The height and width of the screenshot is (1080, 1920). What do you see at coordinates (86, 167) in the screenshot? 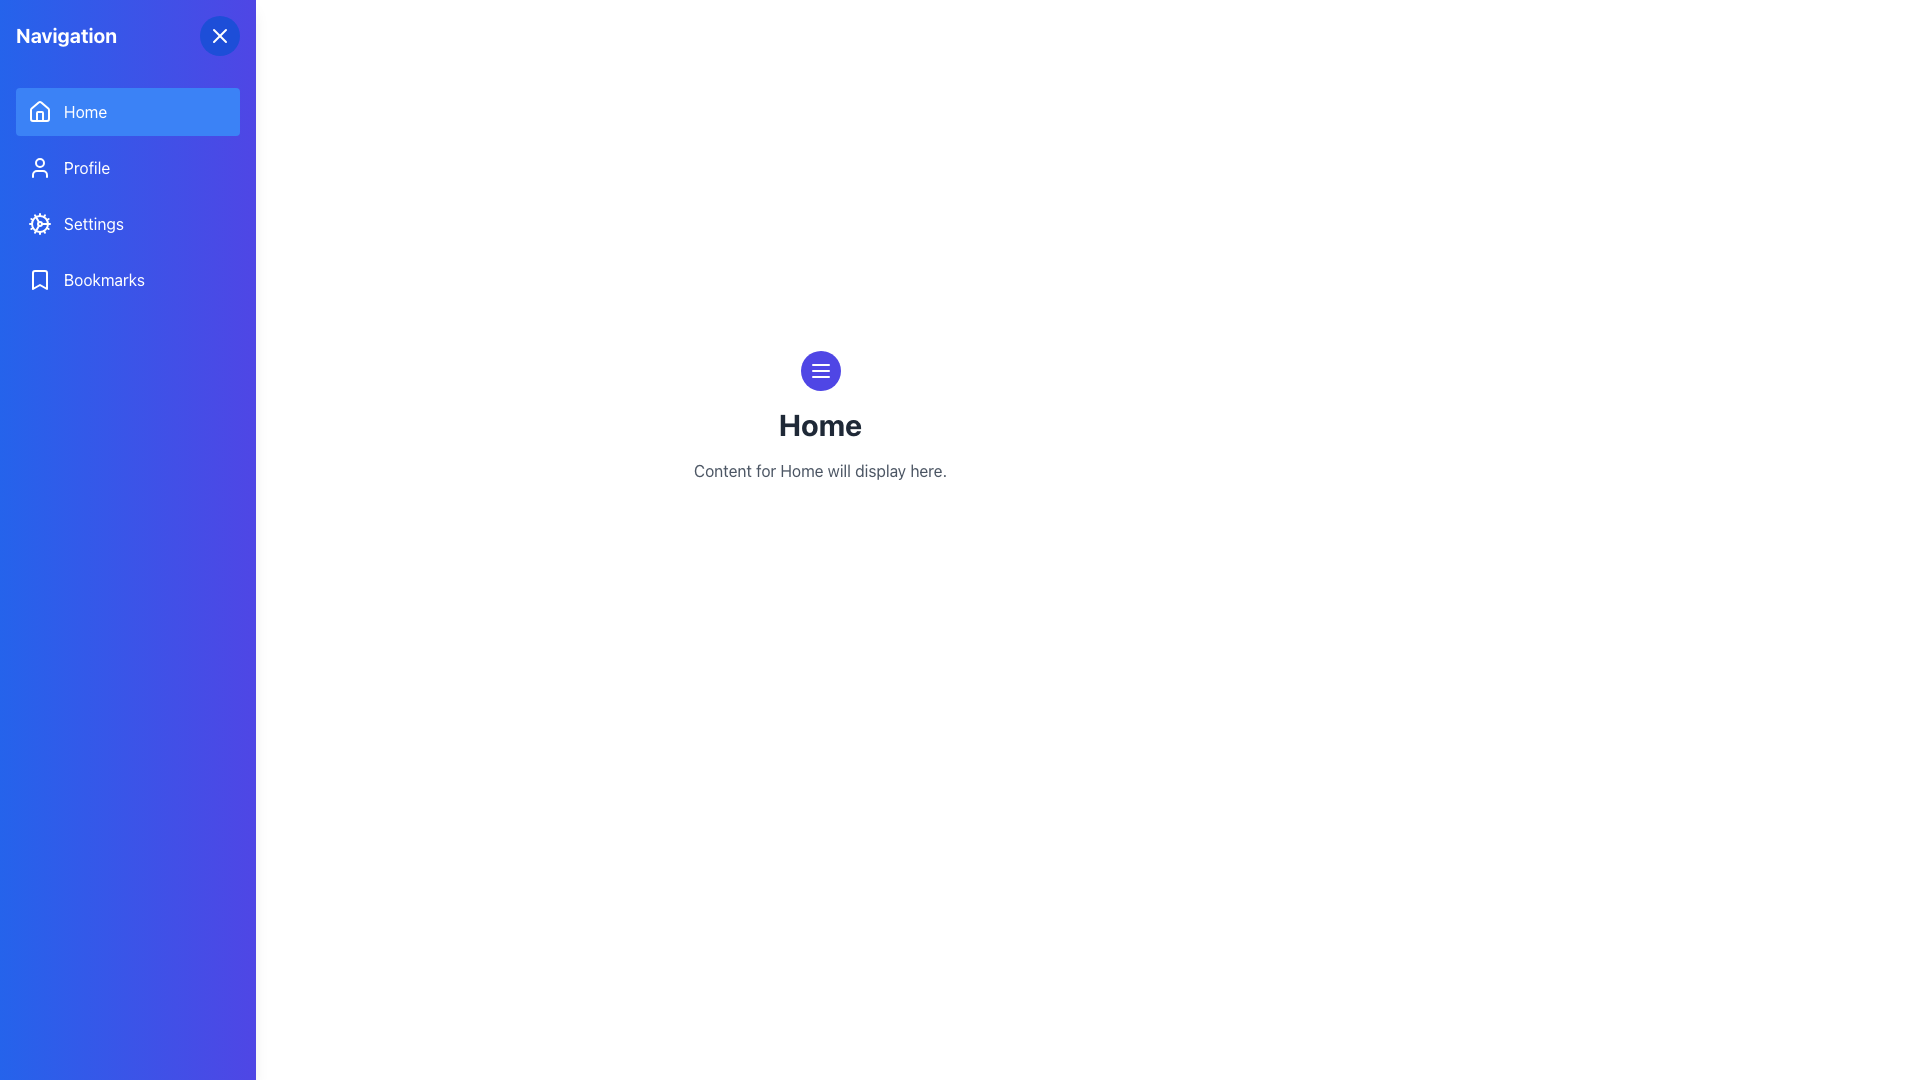
I see `the 'Profile' navigation menu label, which is the second option in the vertical menu on the left side, positioned between 'Home' and 'Settings'` at bounding box center [86, 167].